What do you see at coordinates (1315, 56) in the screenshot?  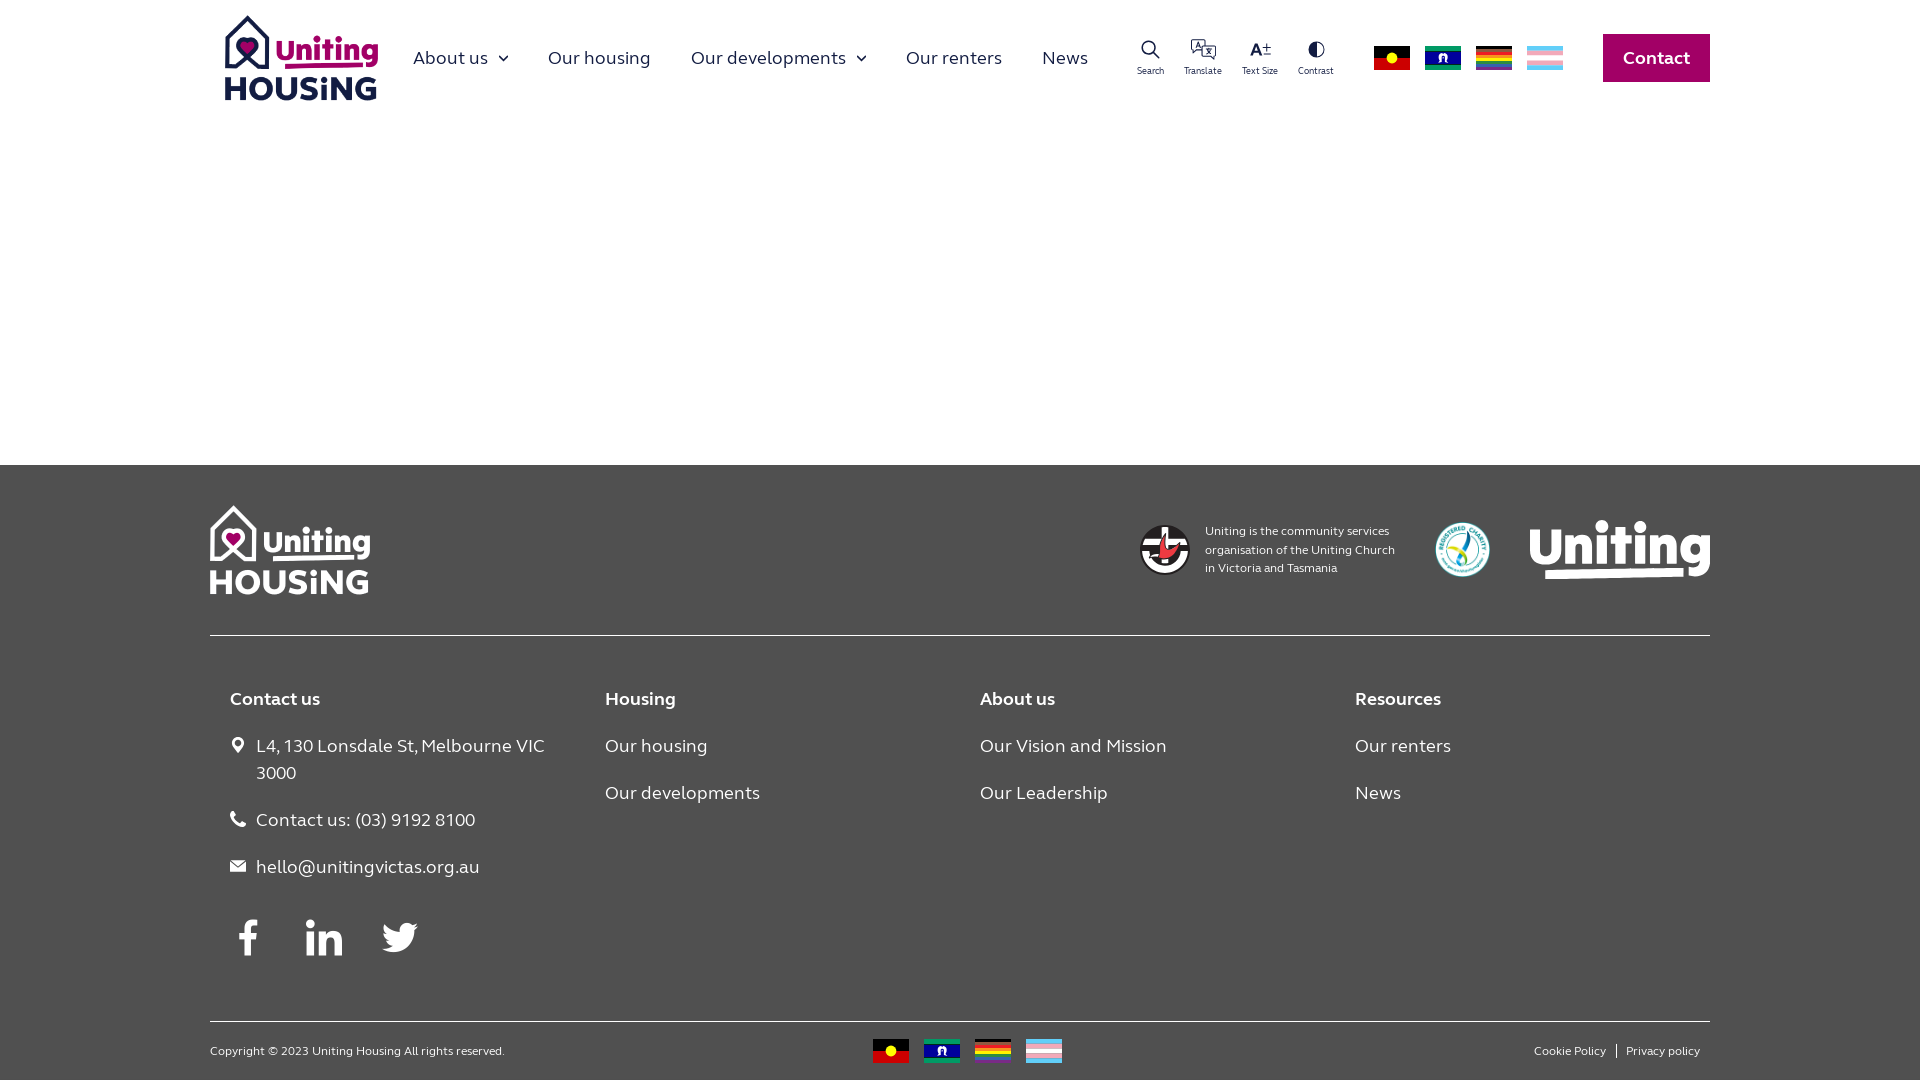 I see `'Contrast'` at bounding box center [1315, 56].